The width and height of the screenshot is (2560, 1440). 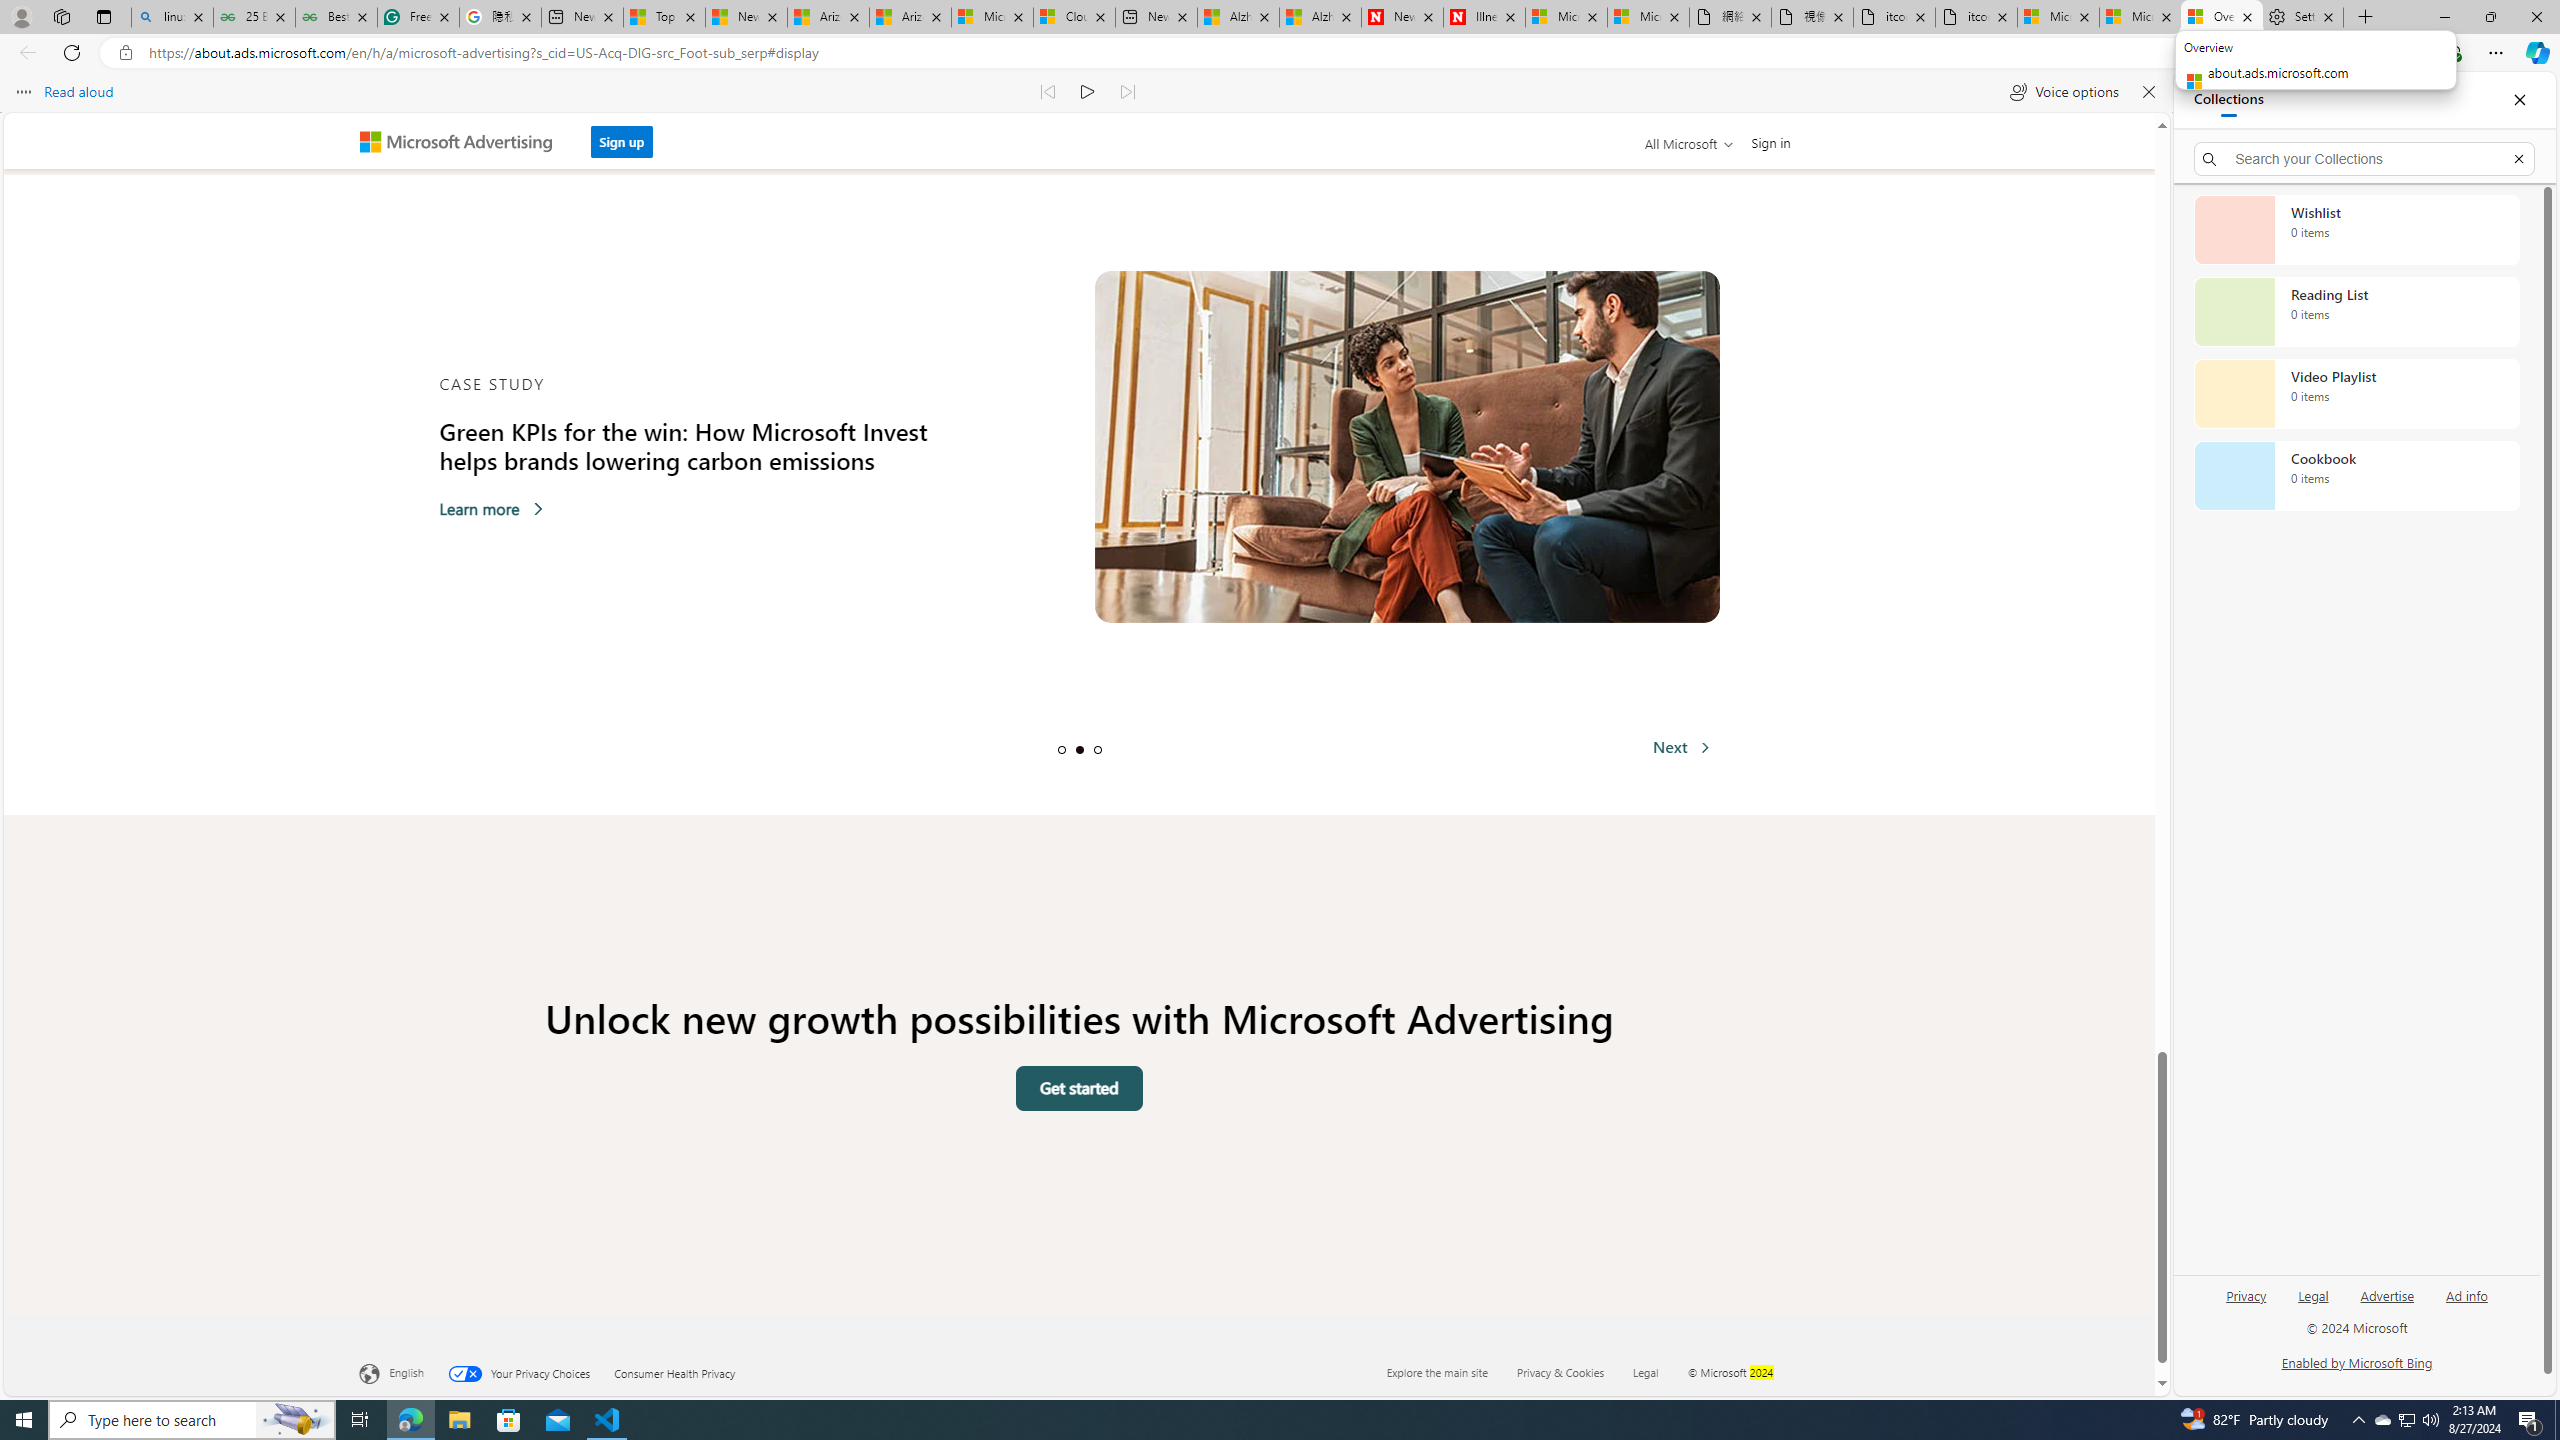 I want to click on 'Slide 3', so click(x=1097, y=748).